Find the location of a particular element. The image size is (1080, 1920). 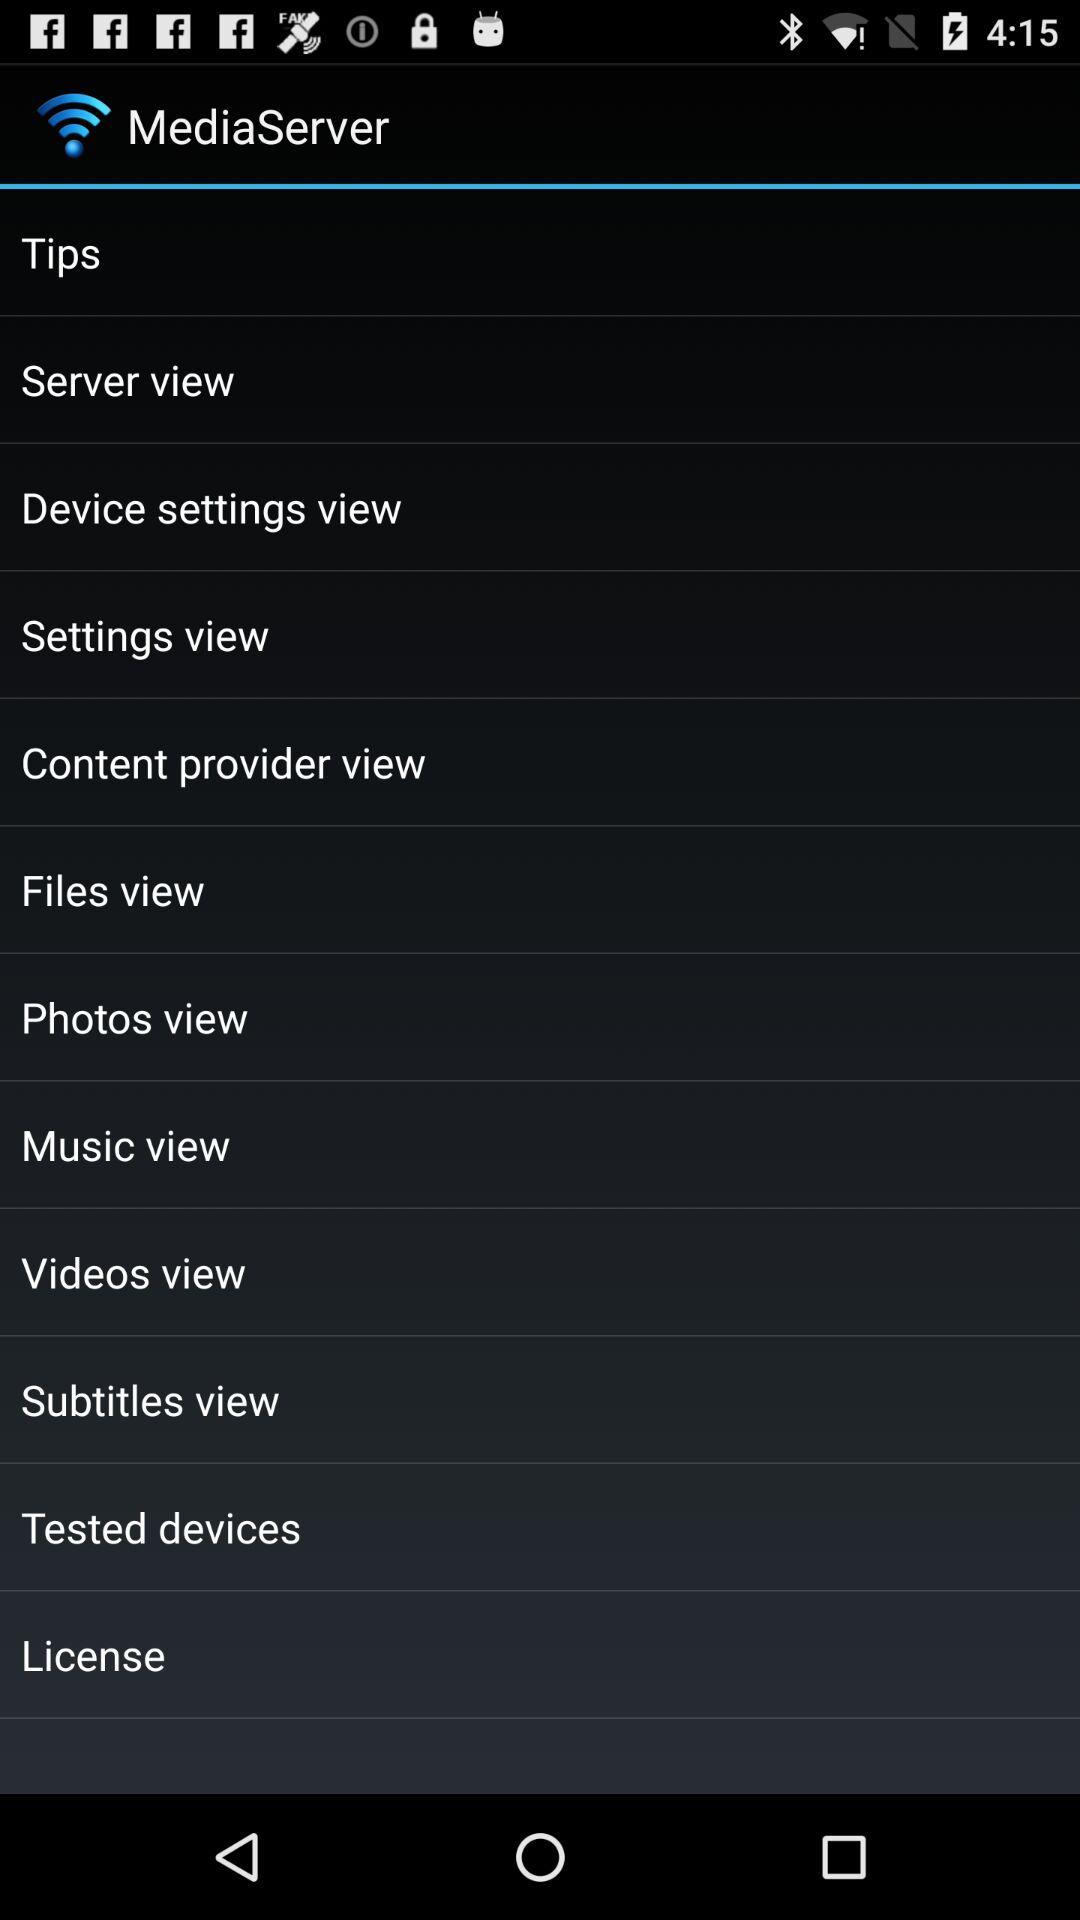

files view checkbox is located at coordinates (540, 888).